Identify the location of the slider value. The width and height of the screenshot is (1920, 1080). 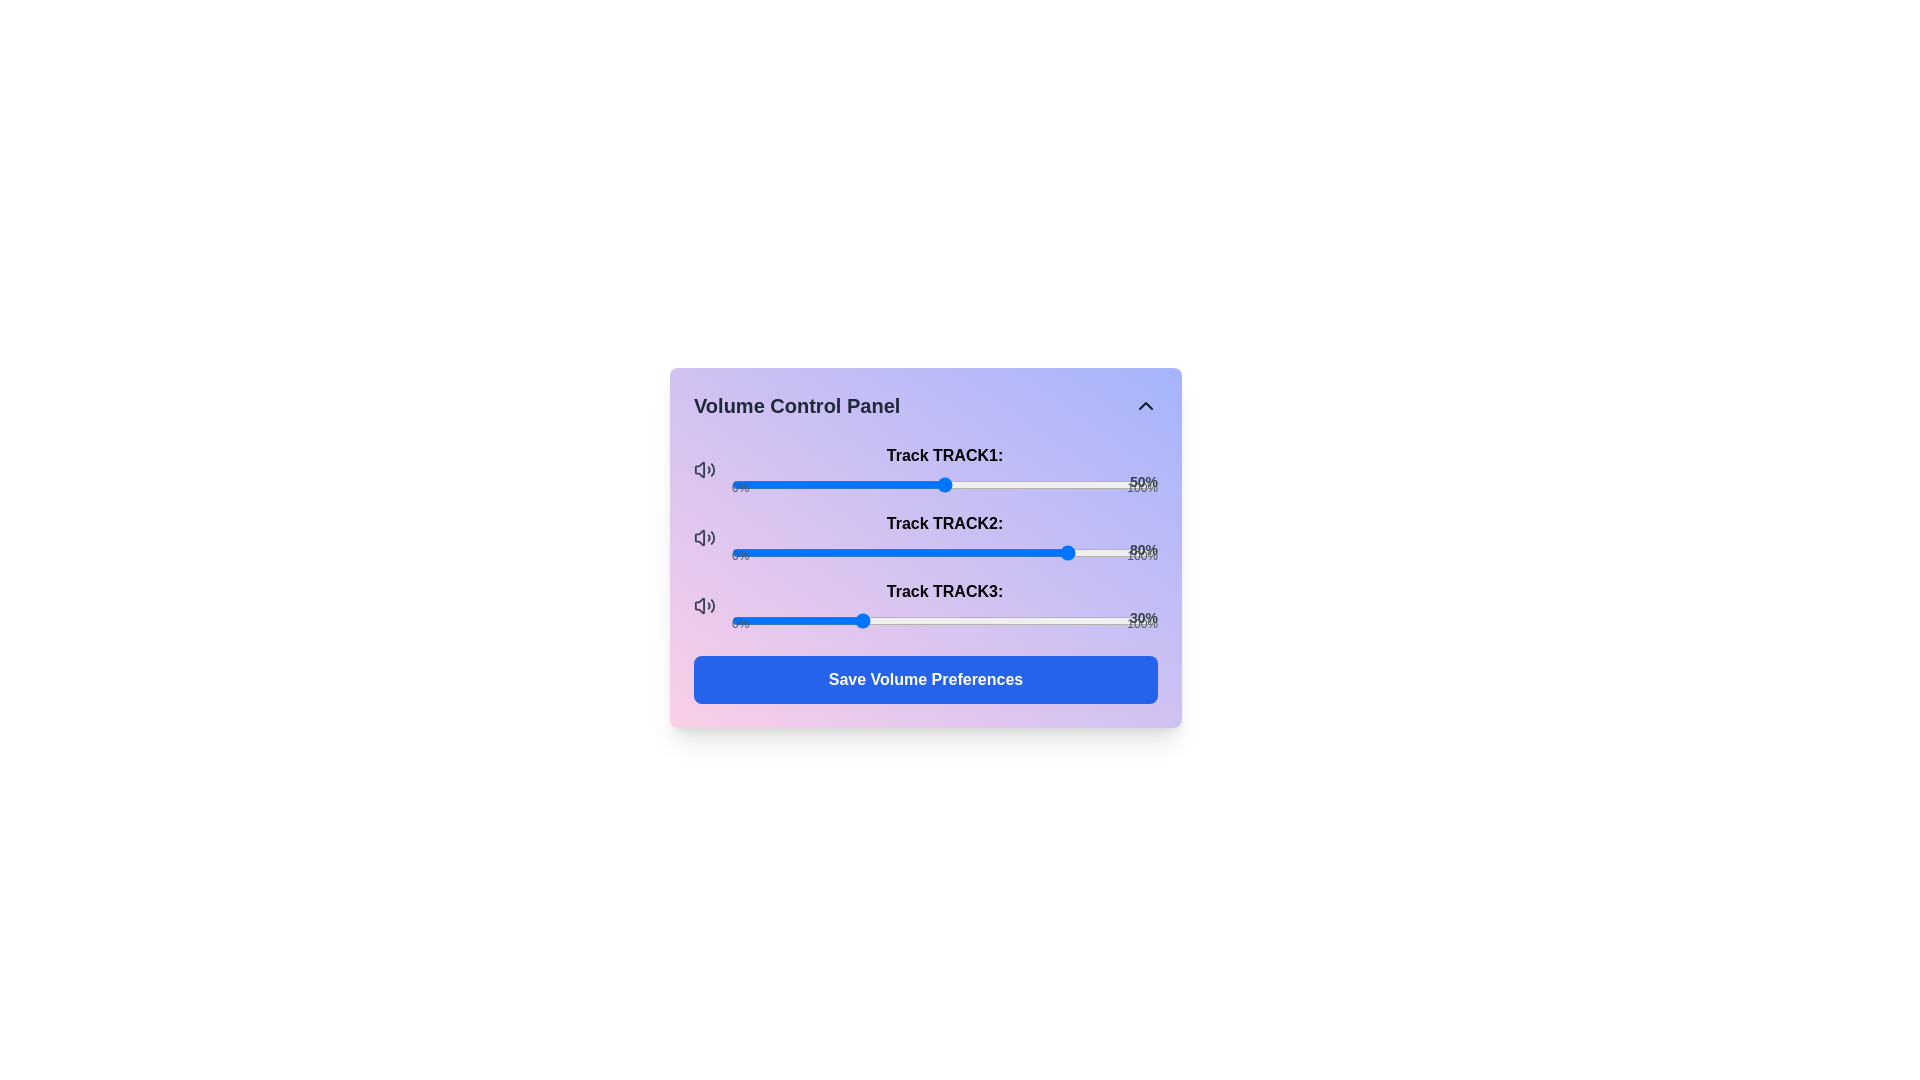
(966, 620).